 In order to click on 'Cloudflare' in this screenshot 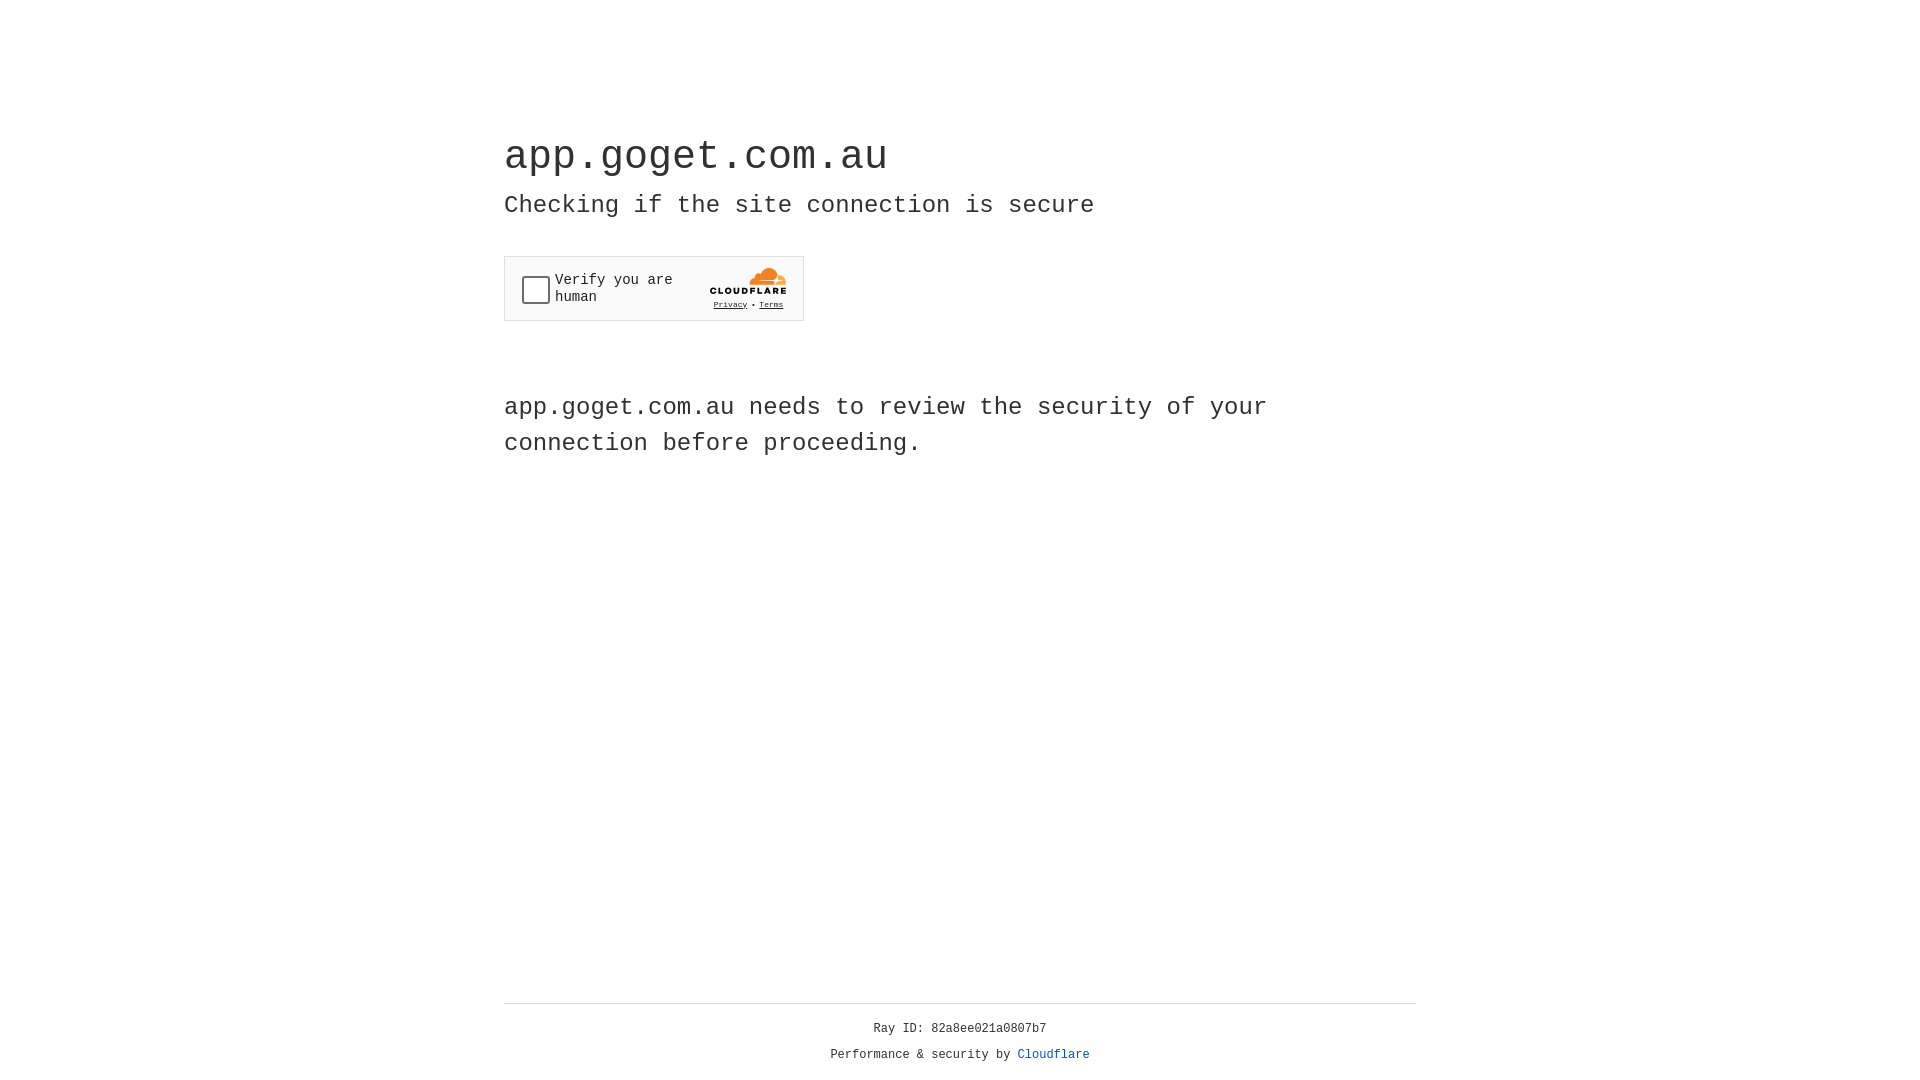, I will do `click(1053, 1054)`.